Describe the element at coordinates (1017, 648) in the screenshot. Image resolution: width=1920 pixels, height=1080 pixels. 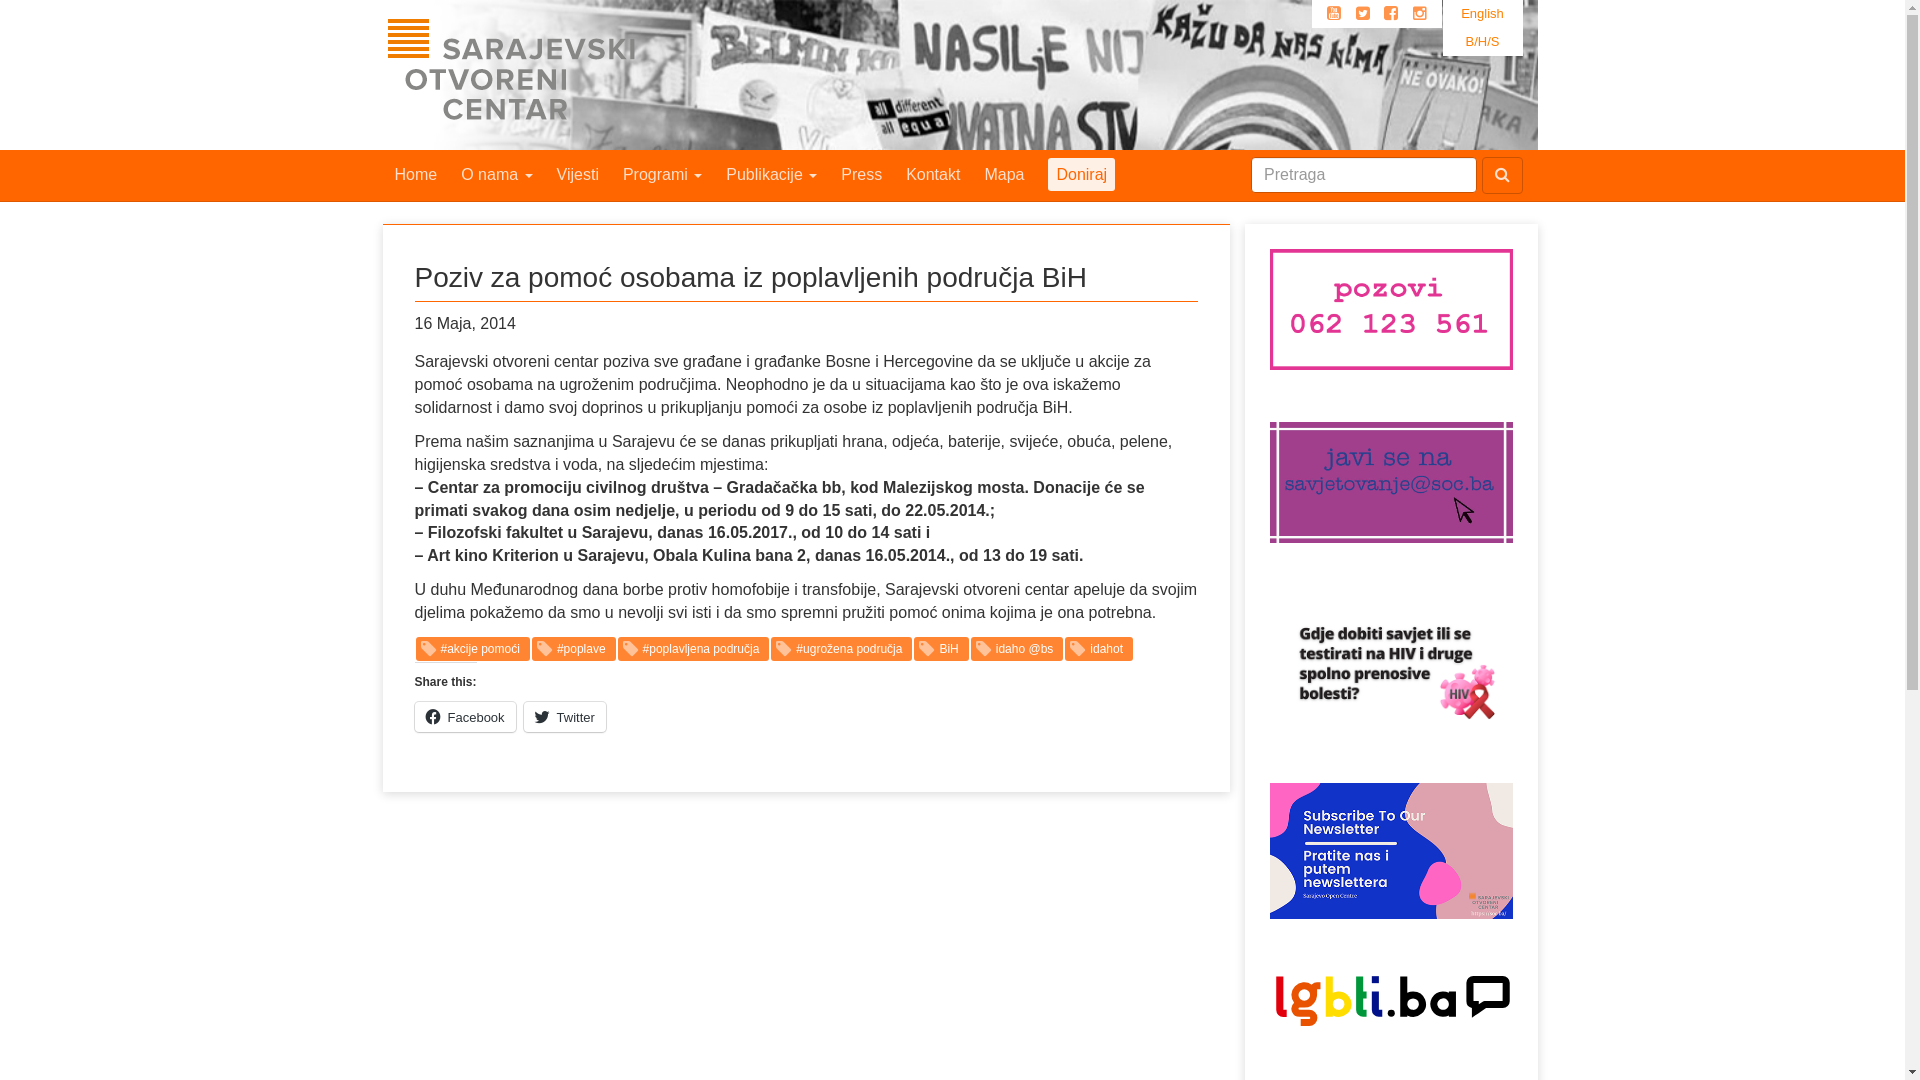
I see `'idaho @bs'` at that location.